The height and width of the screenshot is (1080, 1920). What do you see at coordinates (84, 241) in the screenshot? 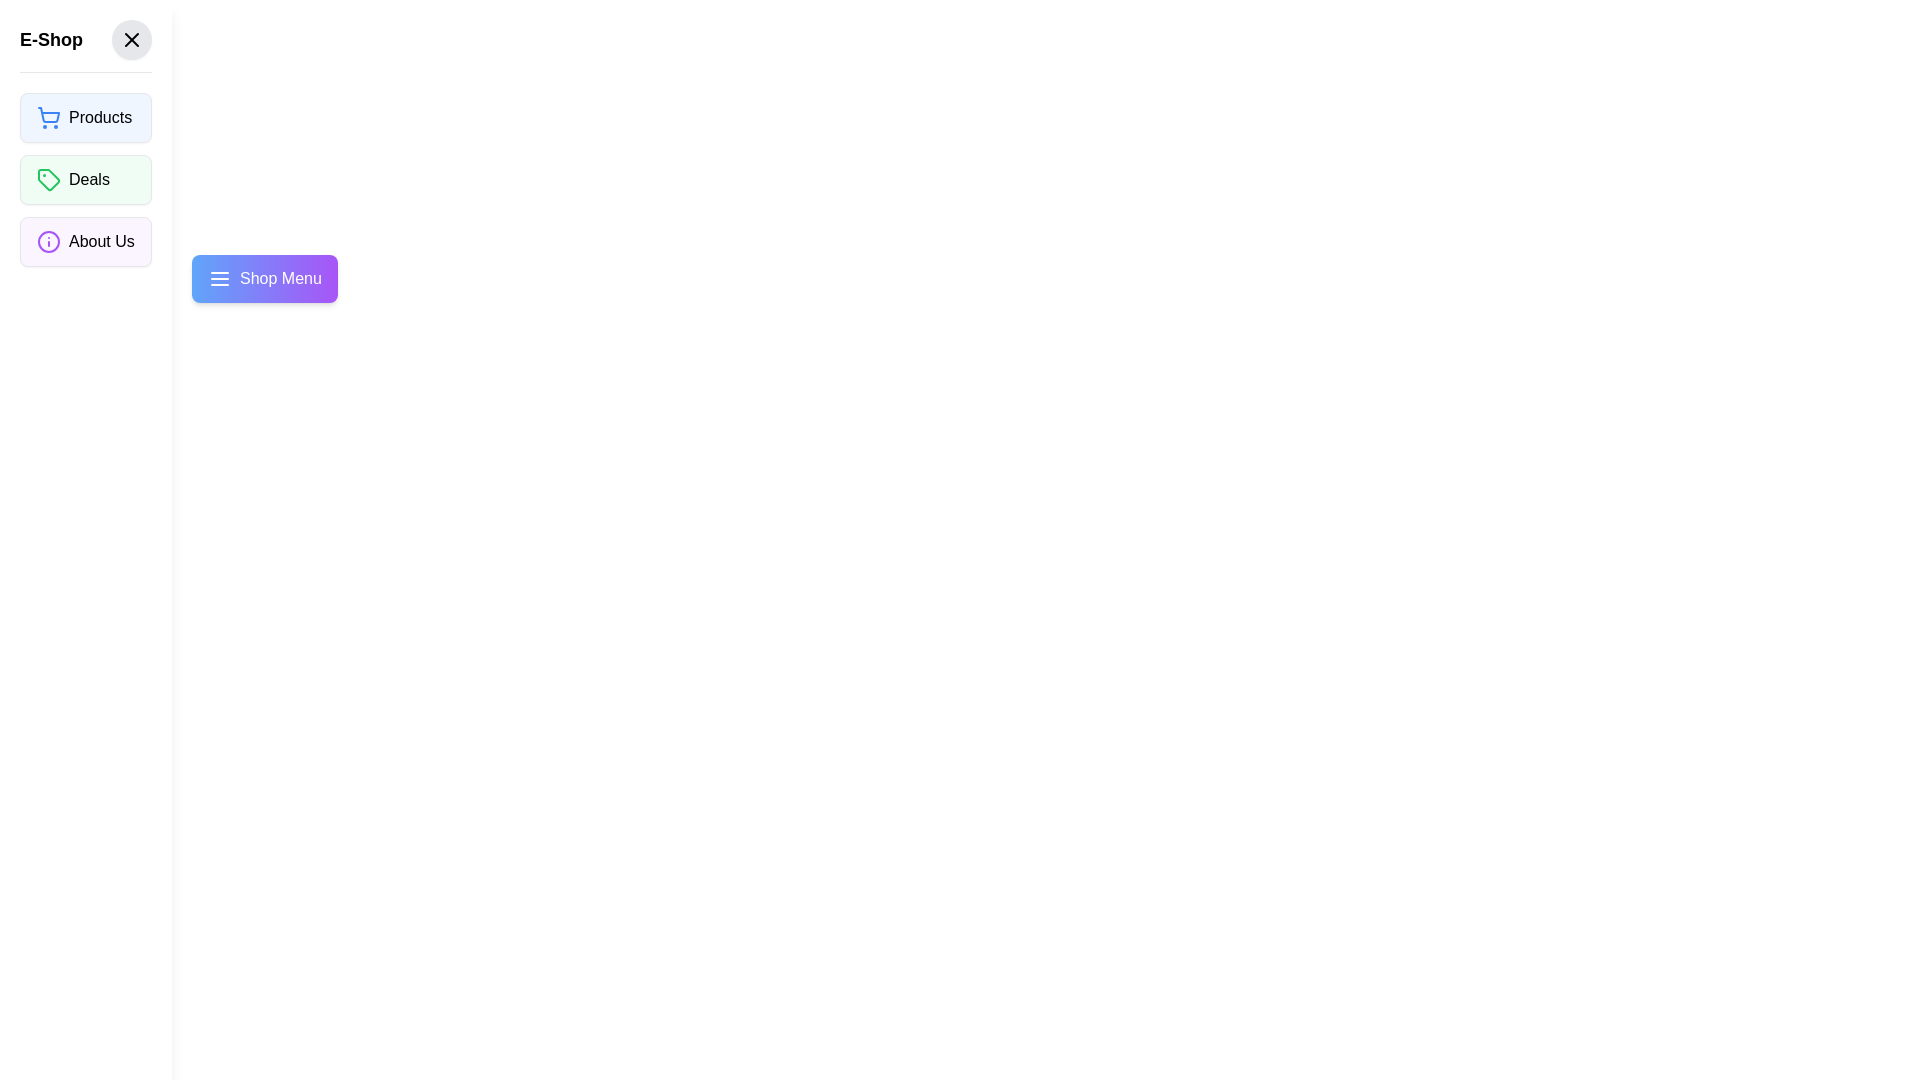
I see `the 'About Us' button in the drawer` at bounding box center [84, 241].